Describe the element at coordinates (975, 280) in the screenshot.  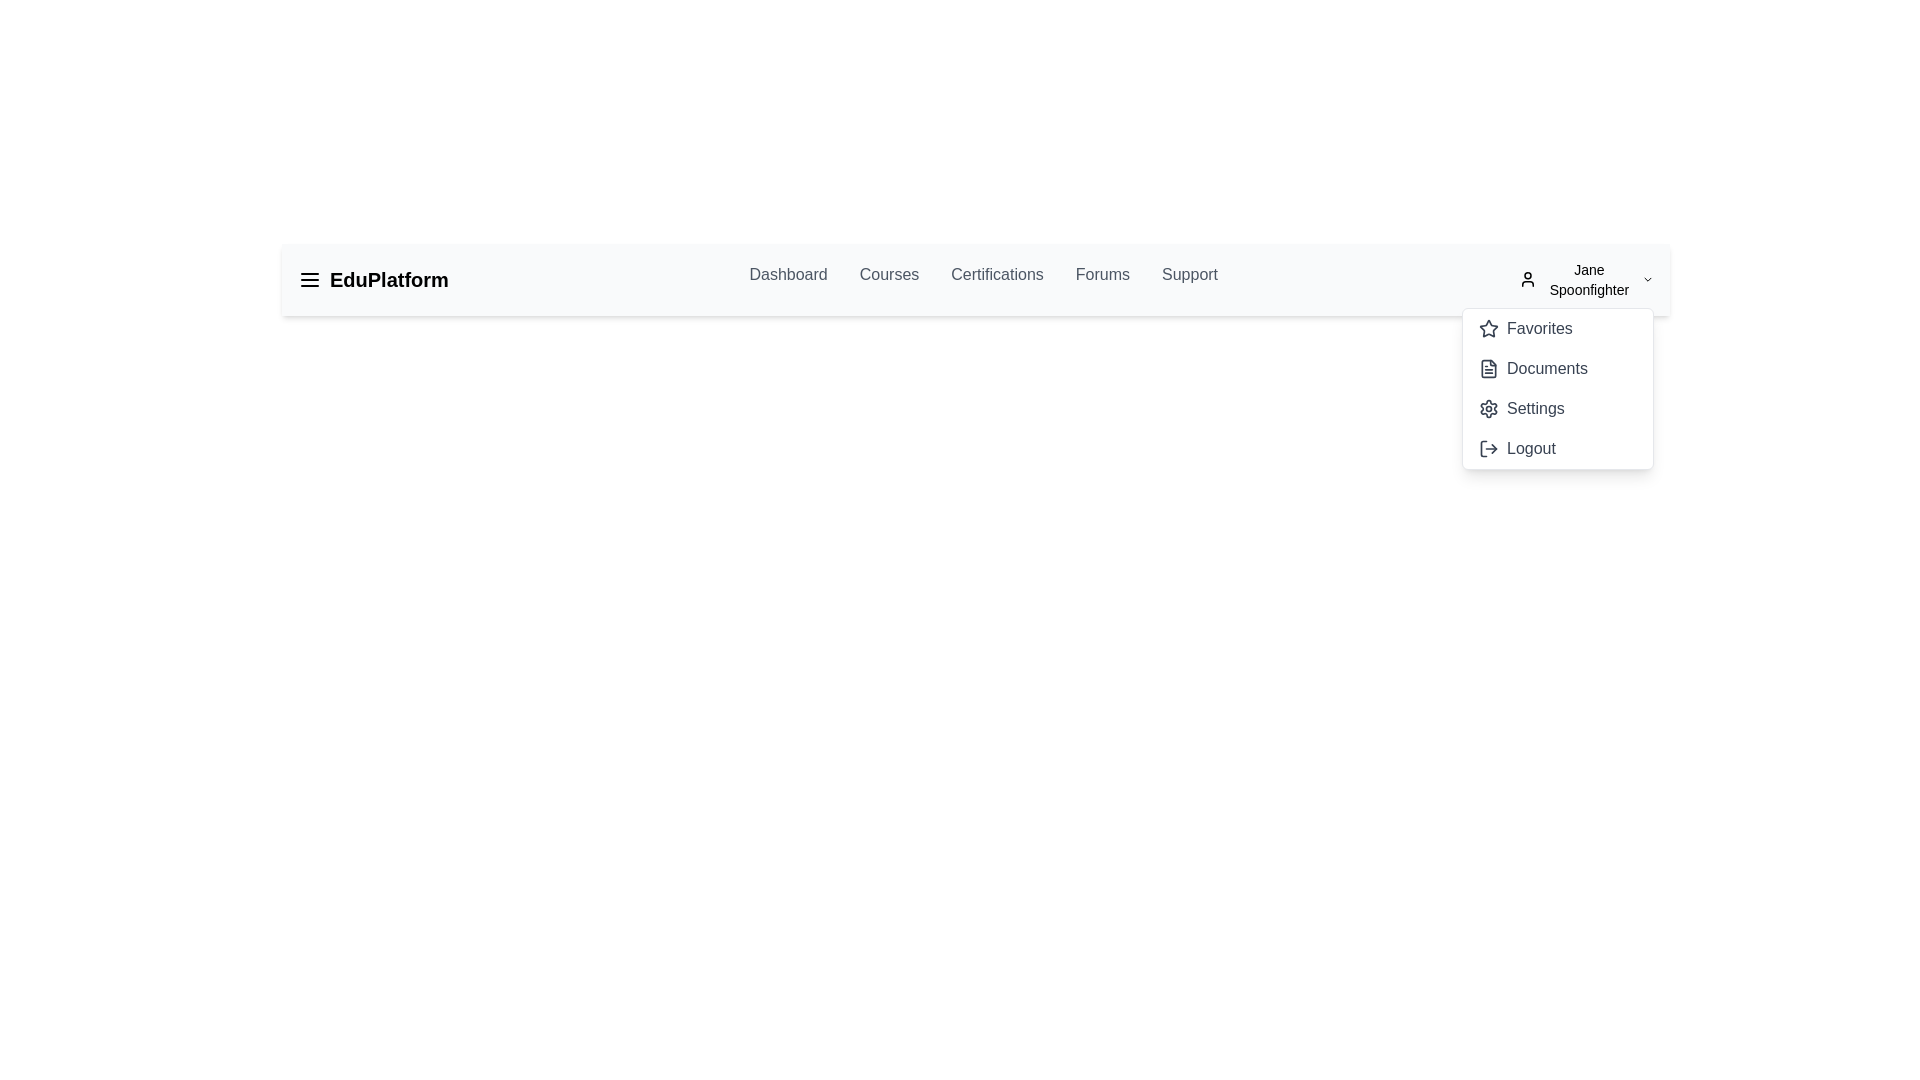
I see `the 'Certifications' hyperlink in the navigation menu` at that location.